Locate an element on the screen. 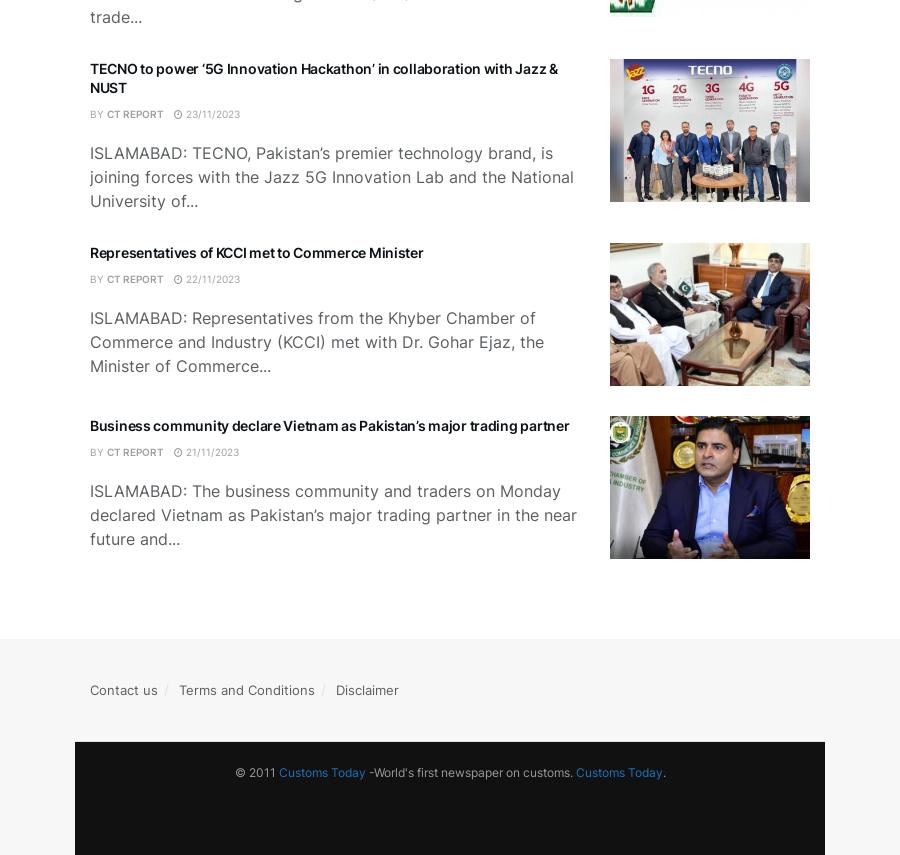  'TECNO to power ‘5G Innovation Hackathon’ in collaboration with Jazz & NUST' is located at coordinates (322, 77).